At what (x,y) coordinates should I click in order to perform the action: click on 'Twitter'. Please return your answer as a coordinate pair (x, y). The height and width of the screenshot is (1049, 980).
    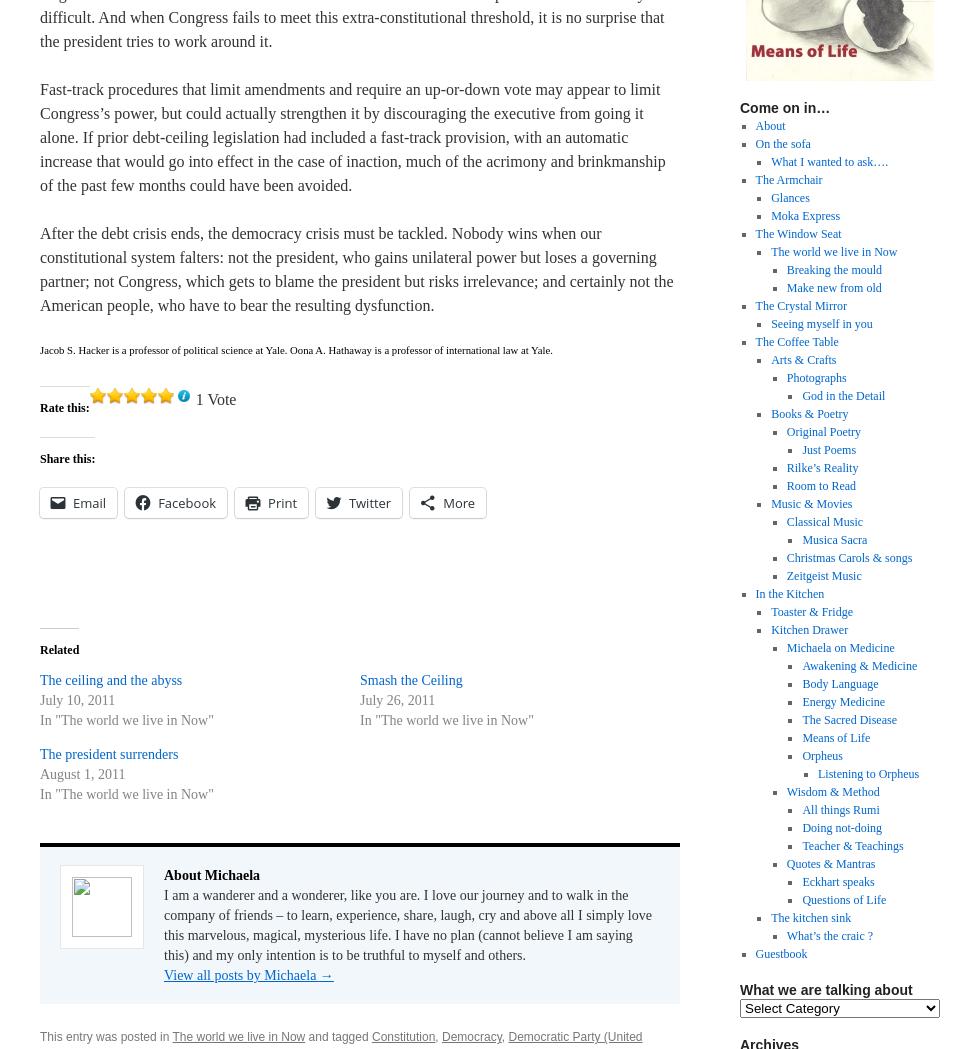
    Looking at the image, I should click on (370, 501).